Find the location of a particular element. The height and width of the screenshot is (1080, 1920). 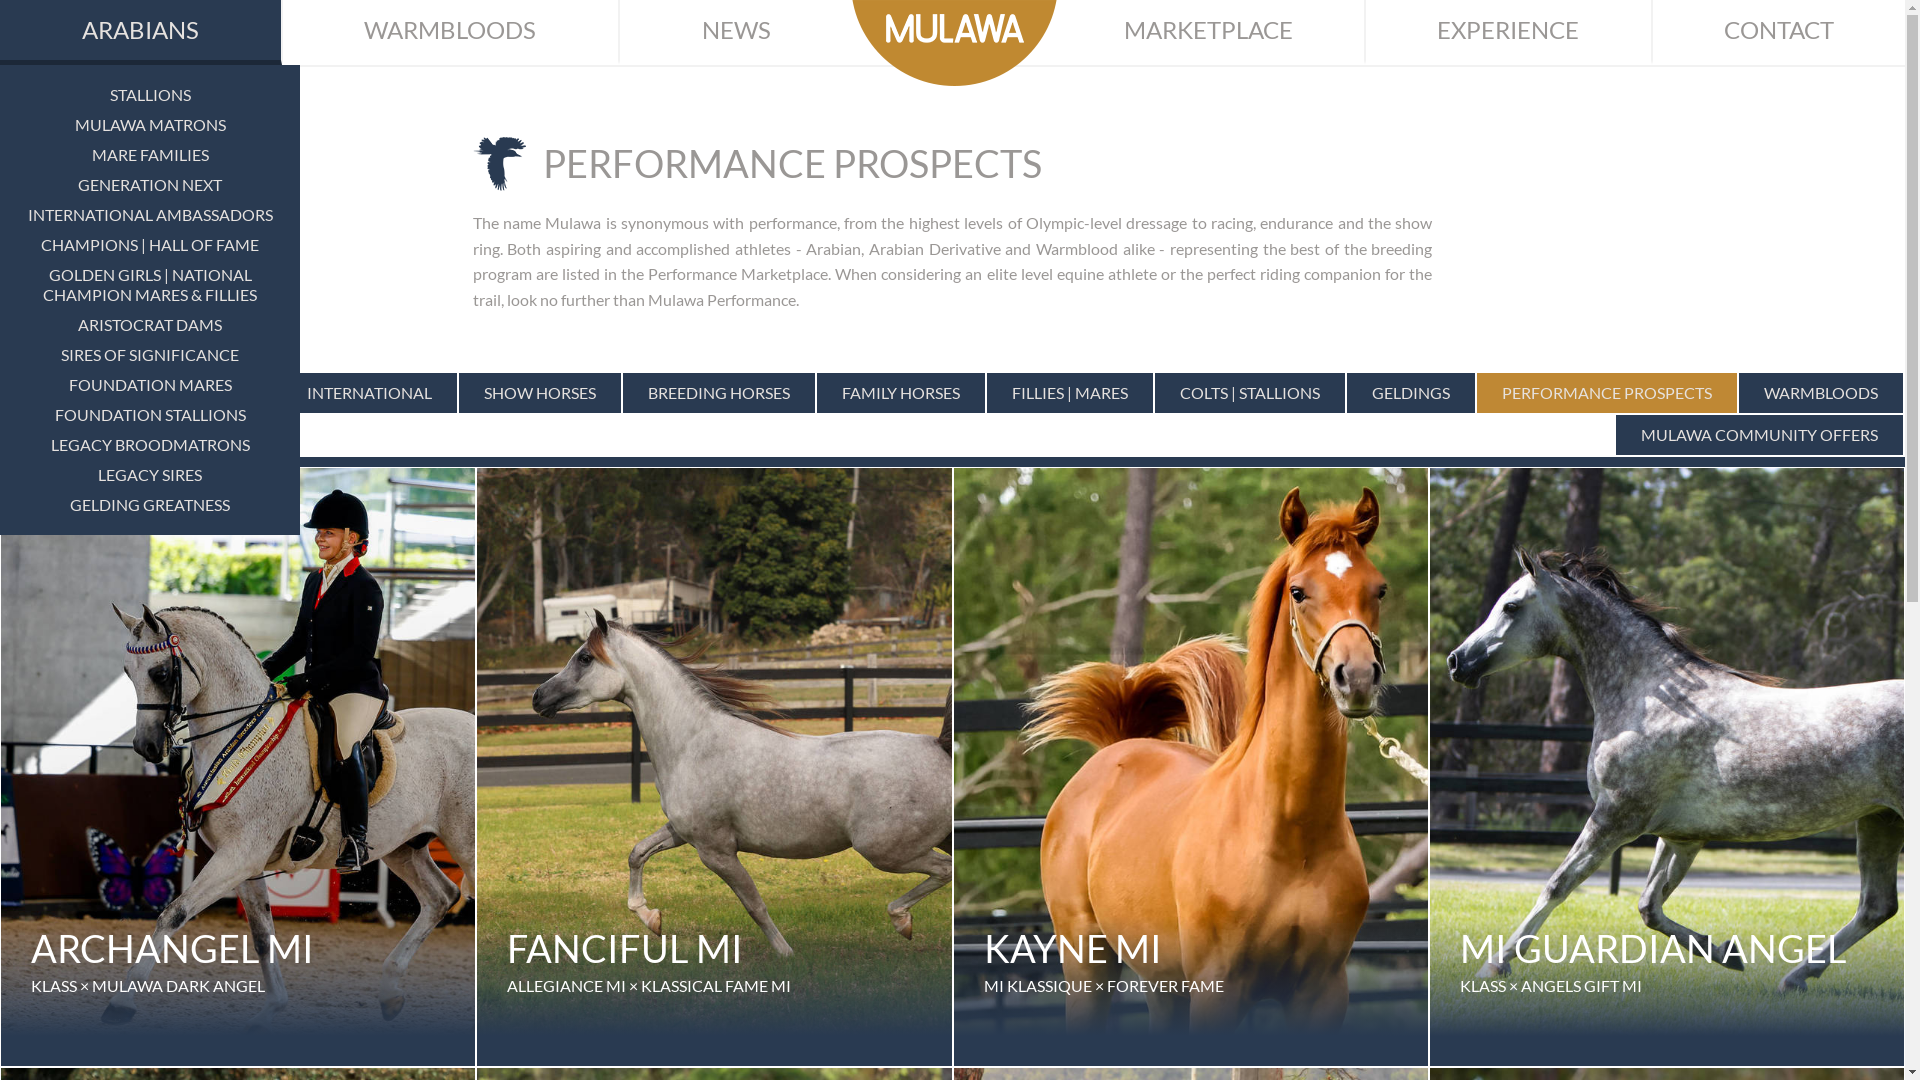

'SIRES OF SIGNIFICANCE' is located at coordinates (148, 353).